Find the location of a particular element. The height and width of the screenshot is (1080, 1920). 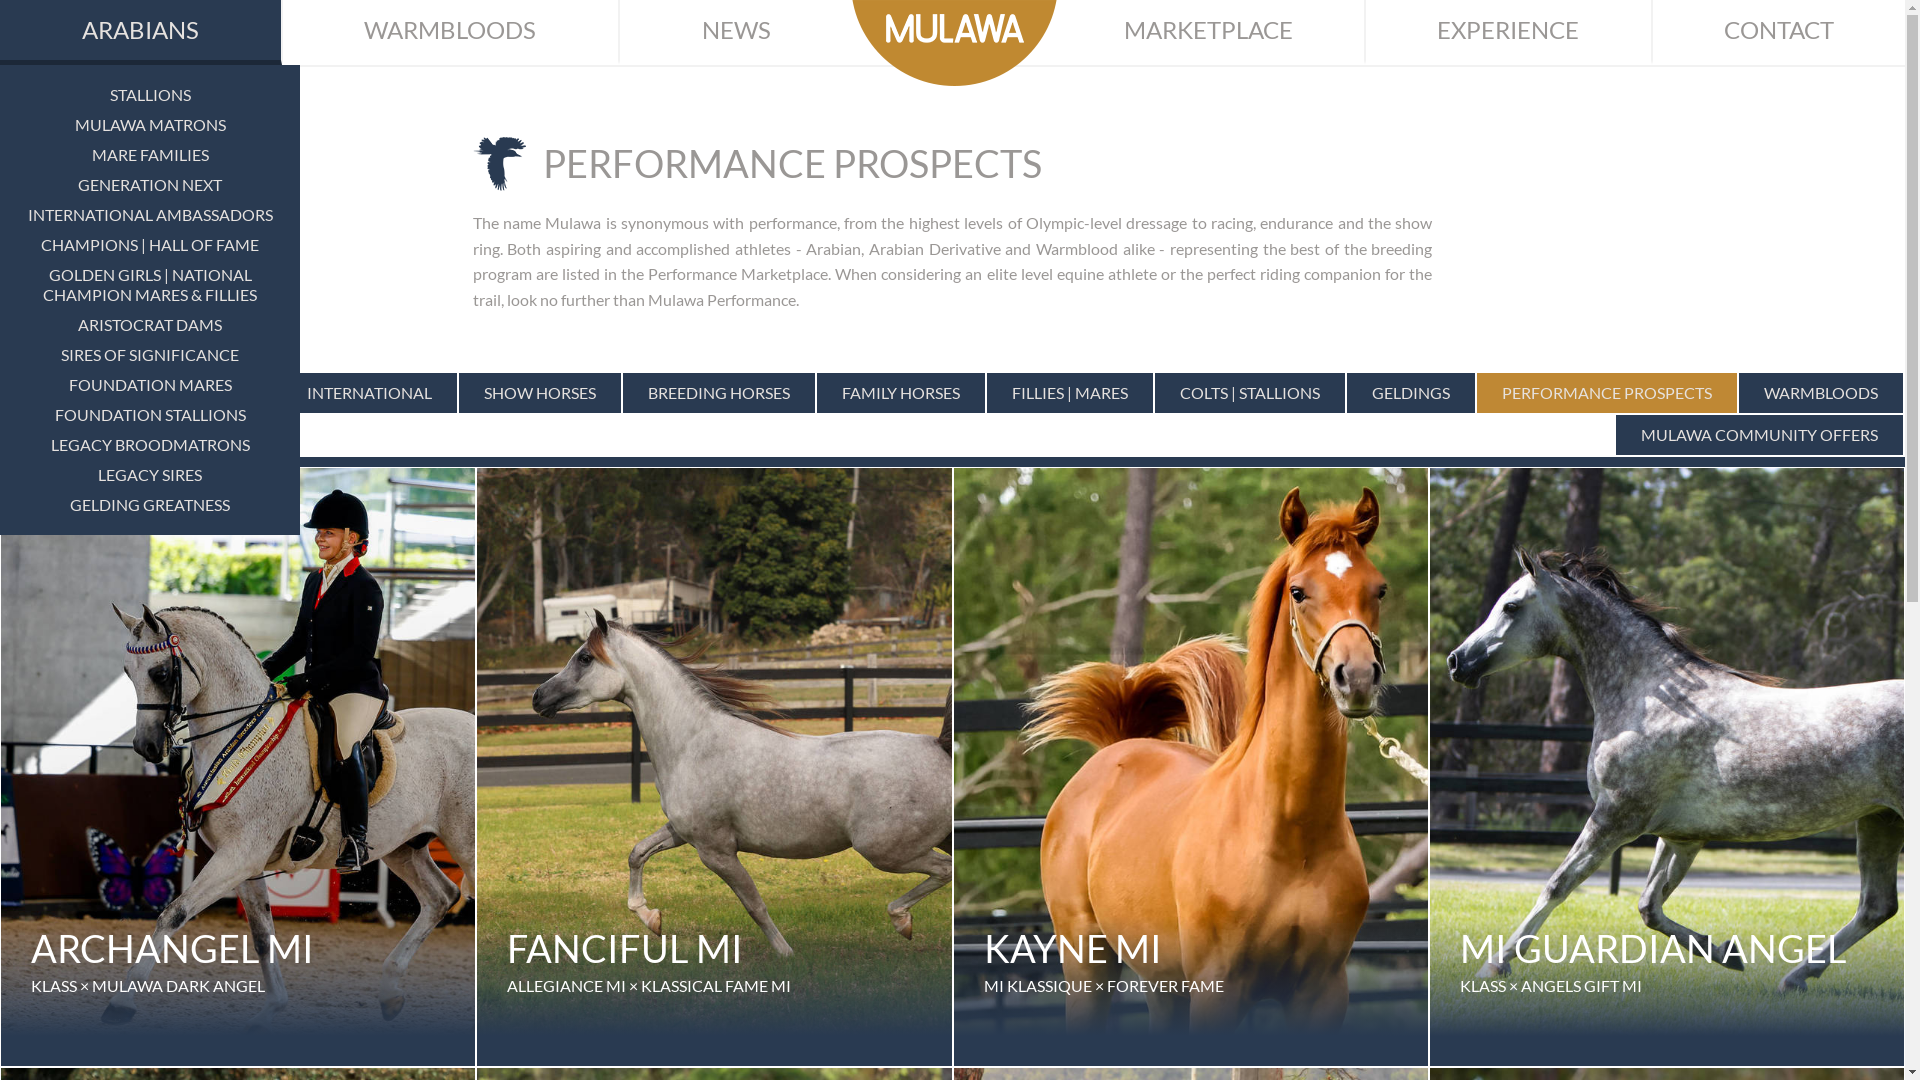

'SIRES OF SIGNIFICANCE' is located at coordinates (148, 353).